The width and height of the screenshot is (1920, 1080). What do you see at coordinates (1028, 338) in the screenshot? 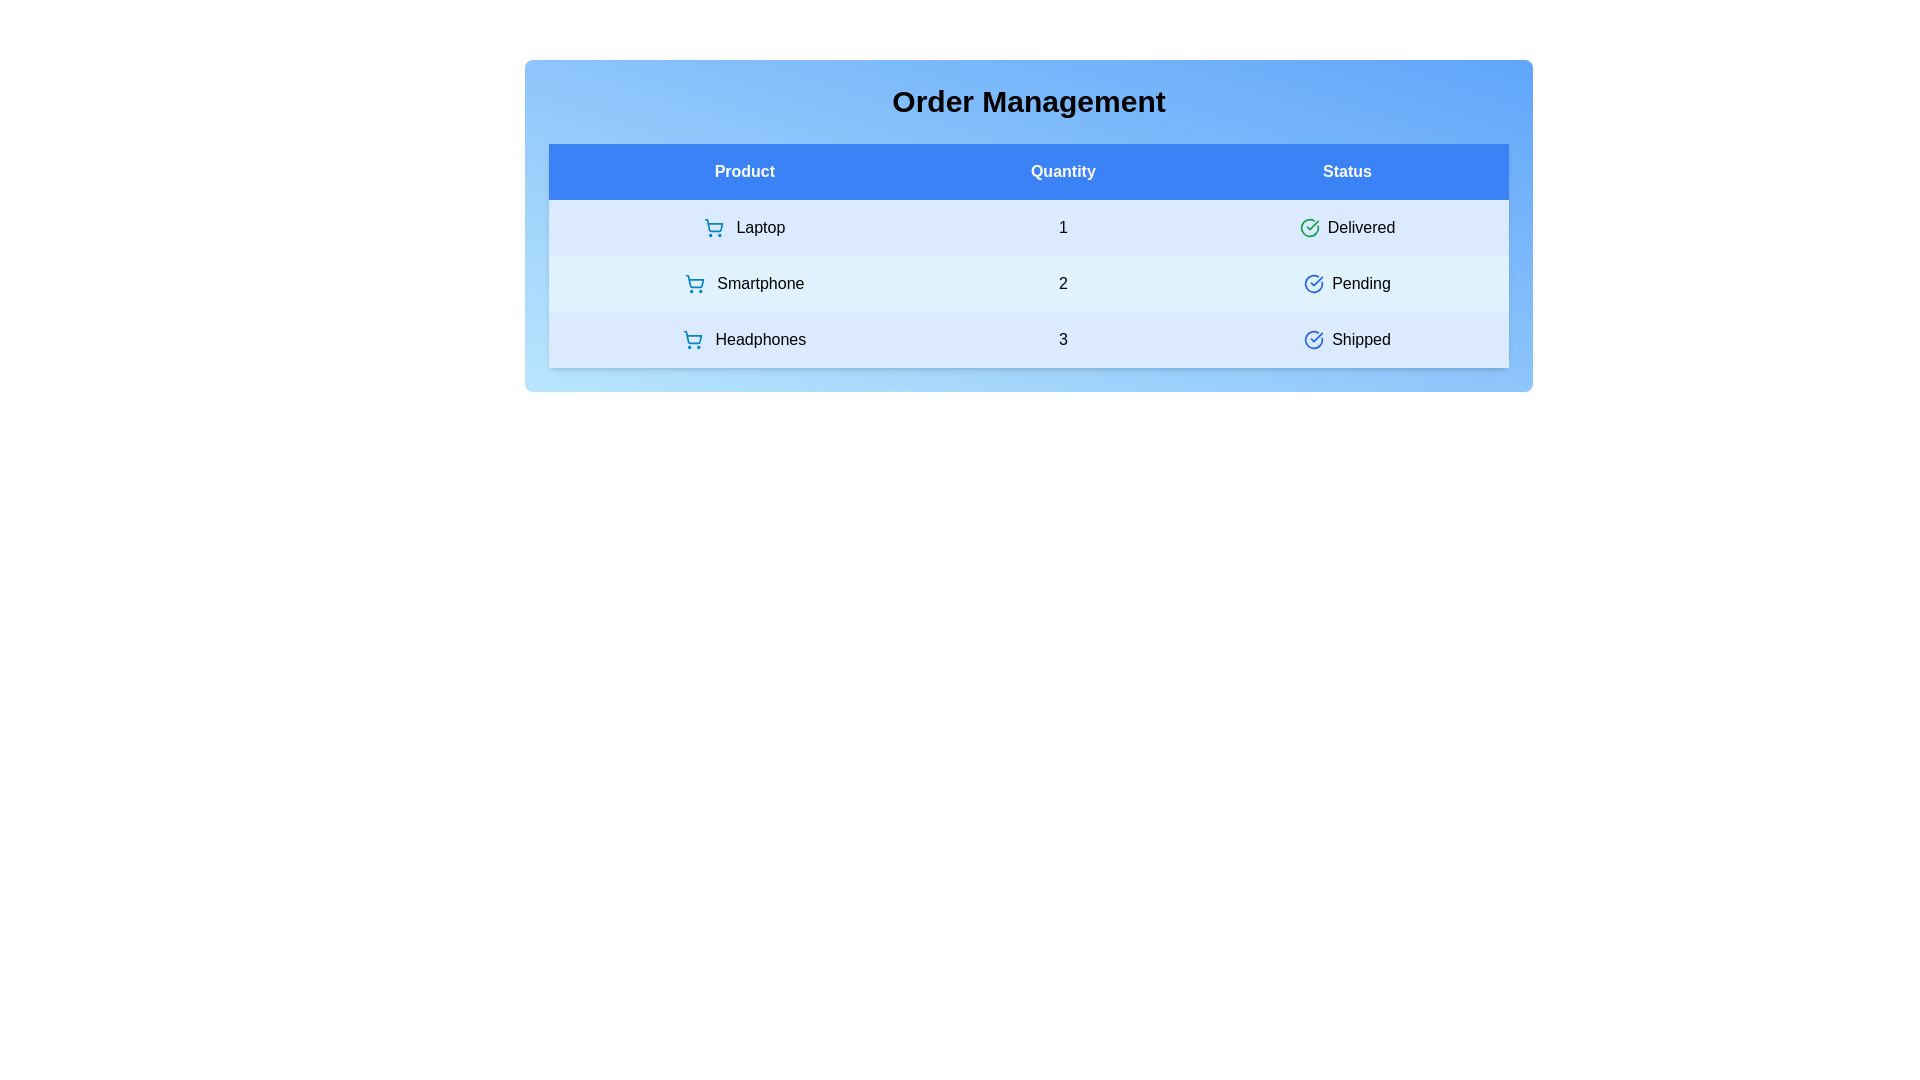
I see `the row corresponding to Headphones to highlight it` at bounding box center [1028, 338].